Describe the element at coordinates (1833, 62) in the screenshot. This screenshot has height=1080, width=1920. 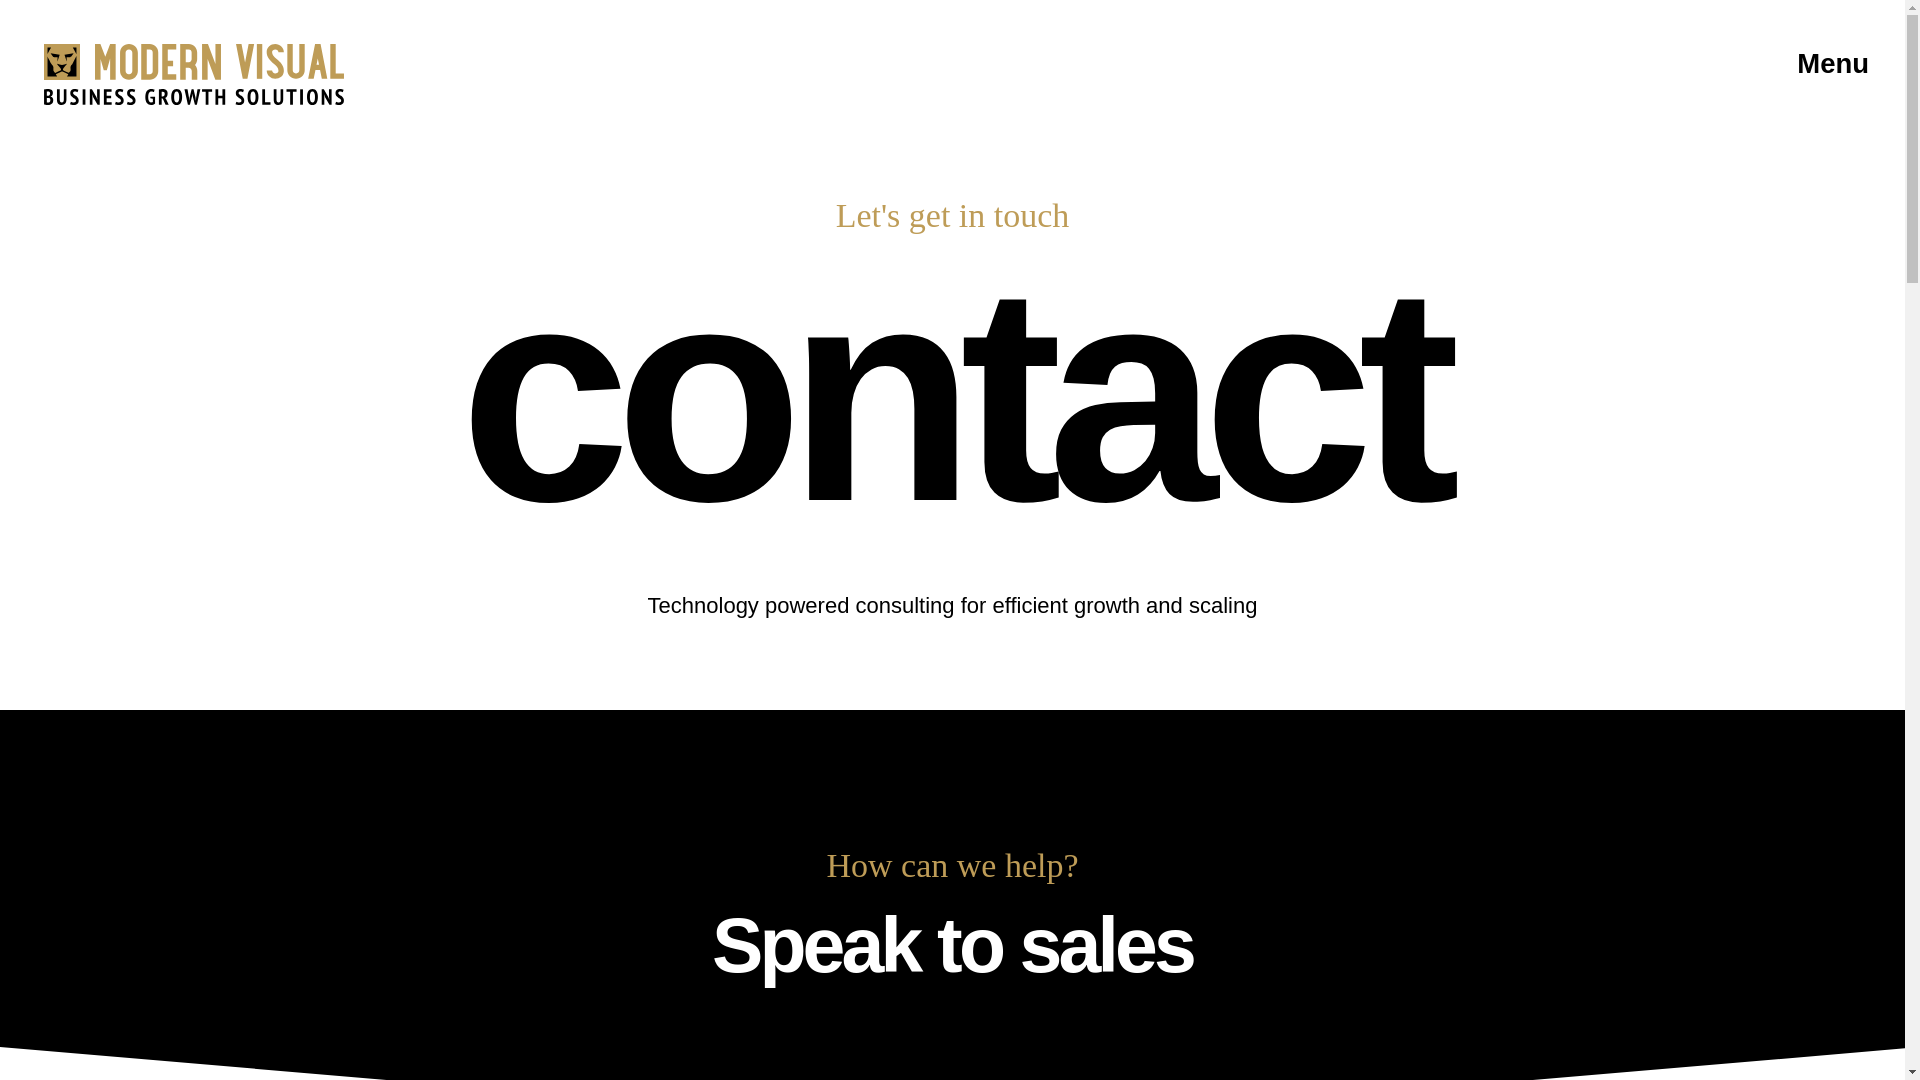
I see `'Menu'` at that location.